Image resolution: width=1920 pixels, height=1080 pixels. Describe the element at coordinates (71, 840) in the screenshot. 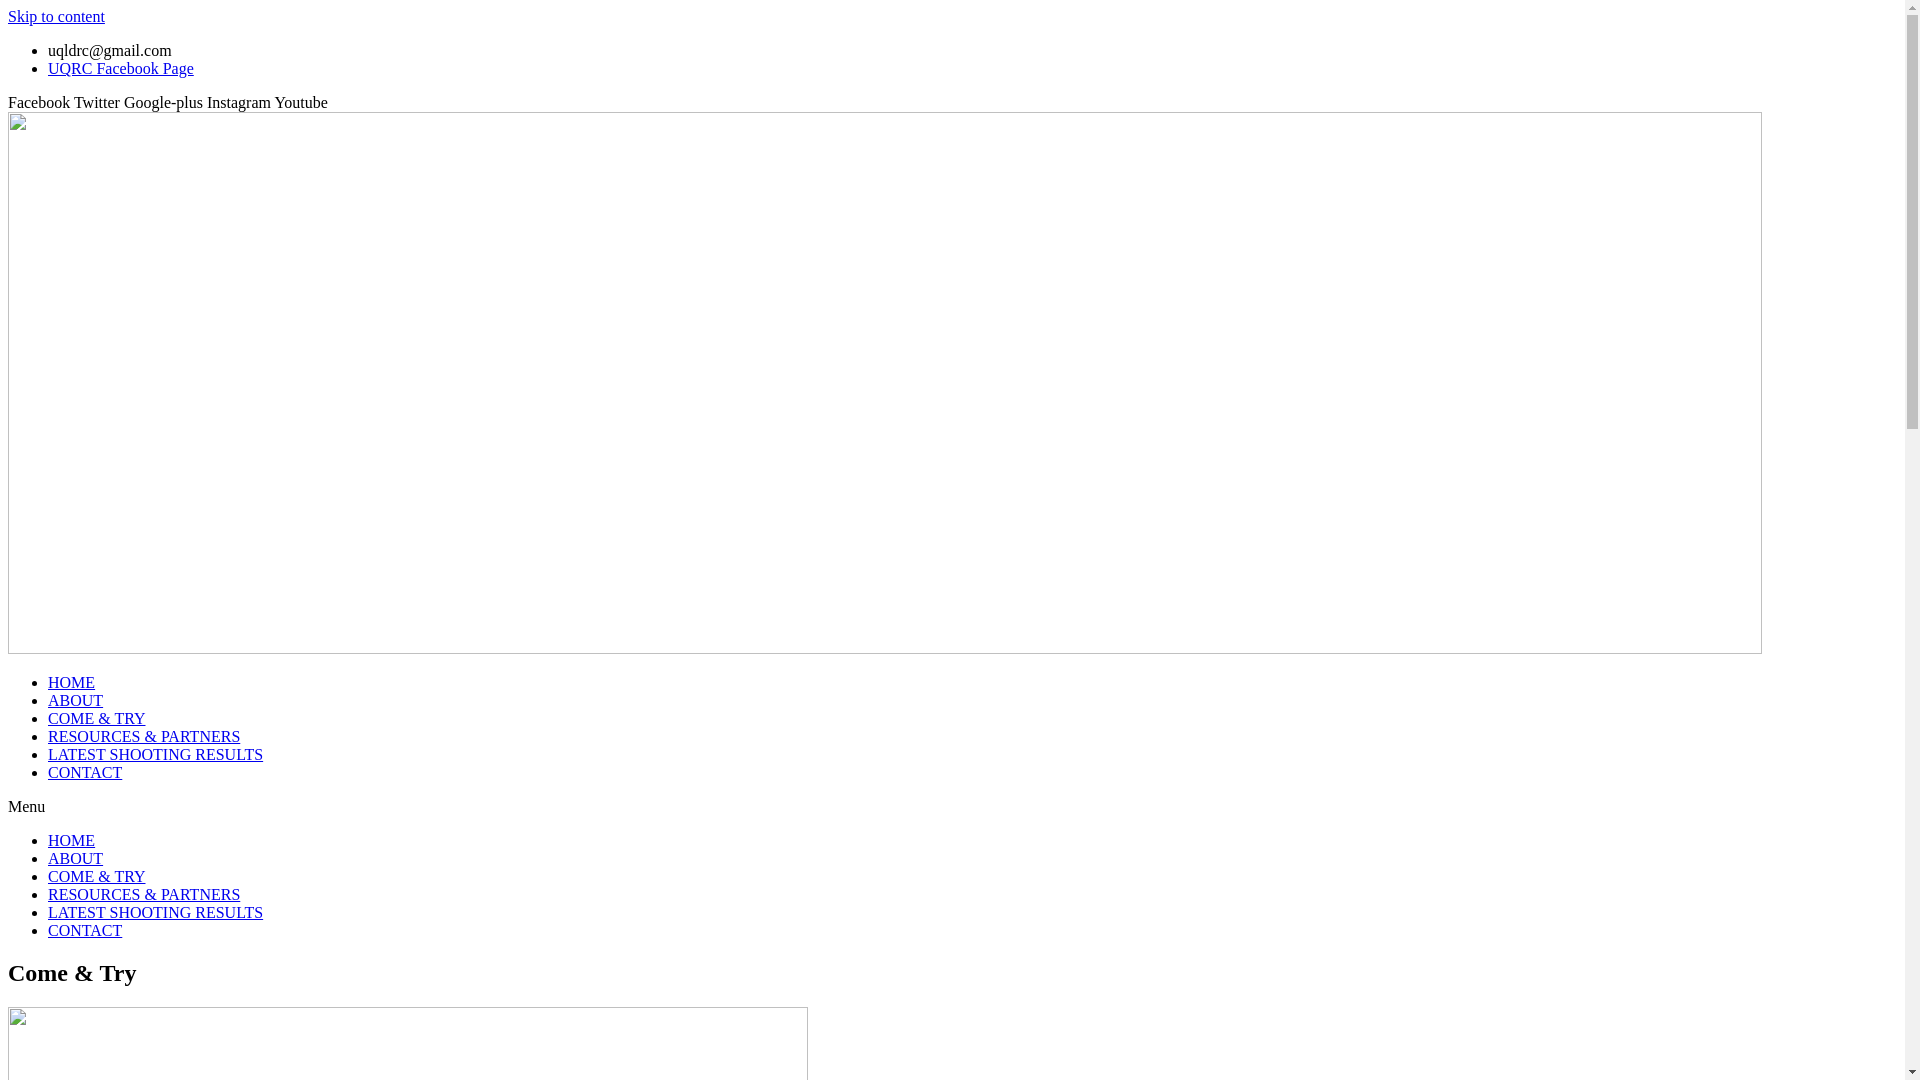

I see `'HOME'` at that location.